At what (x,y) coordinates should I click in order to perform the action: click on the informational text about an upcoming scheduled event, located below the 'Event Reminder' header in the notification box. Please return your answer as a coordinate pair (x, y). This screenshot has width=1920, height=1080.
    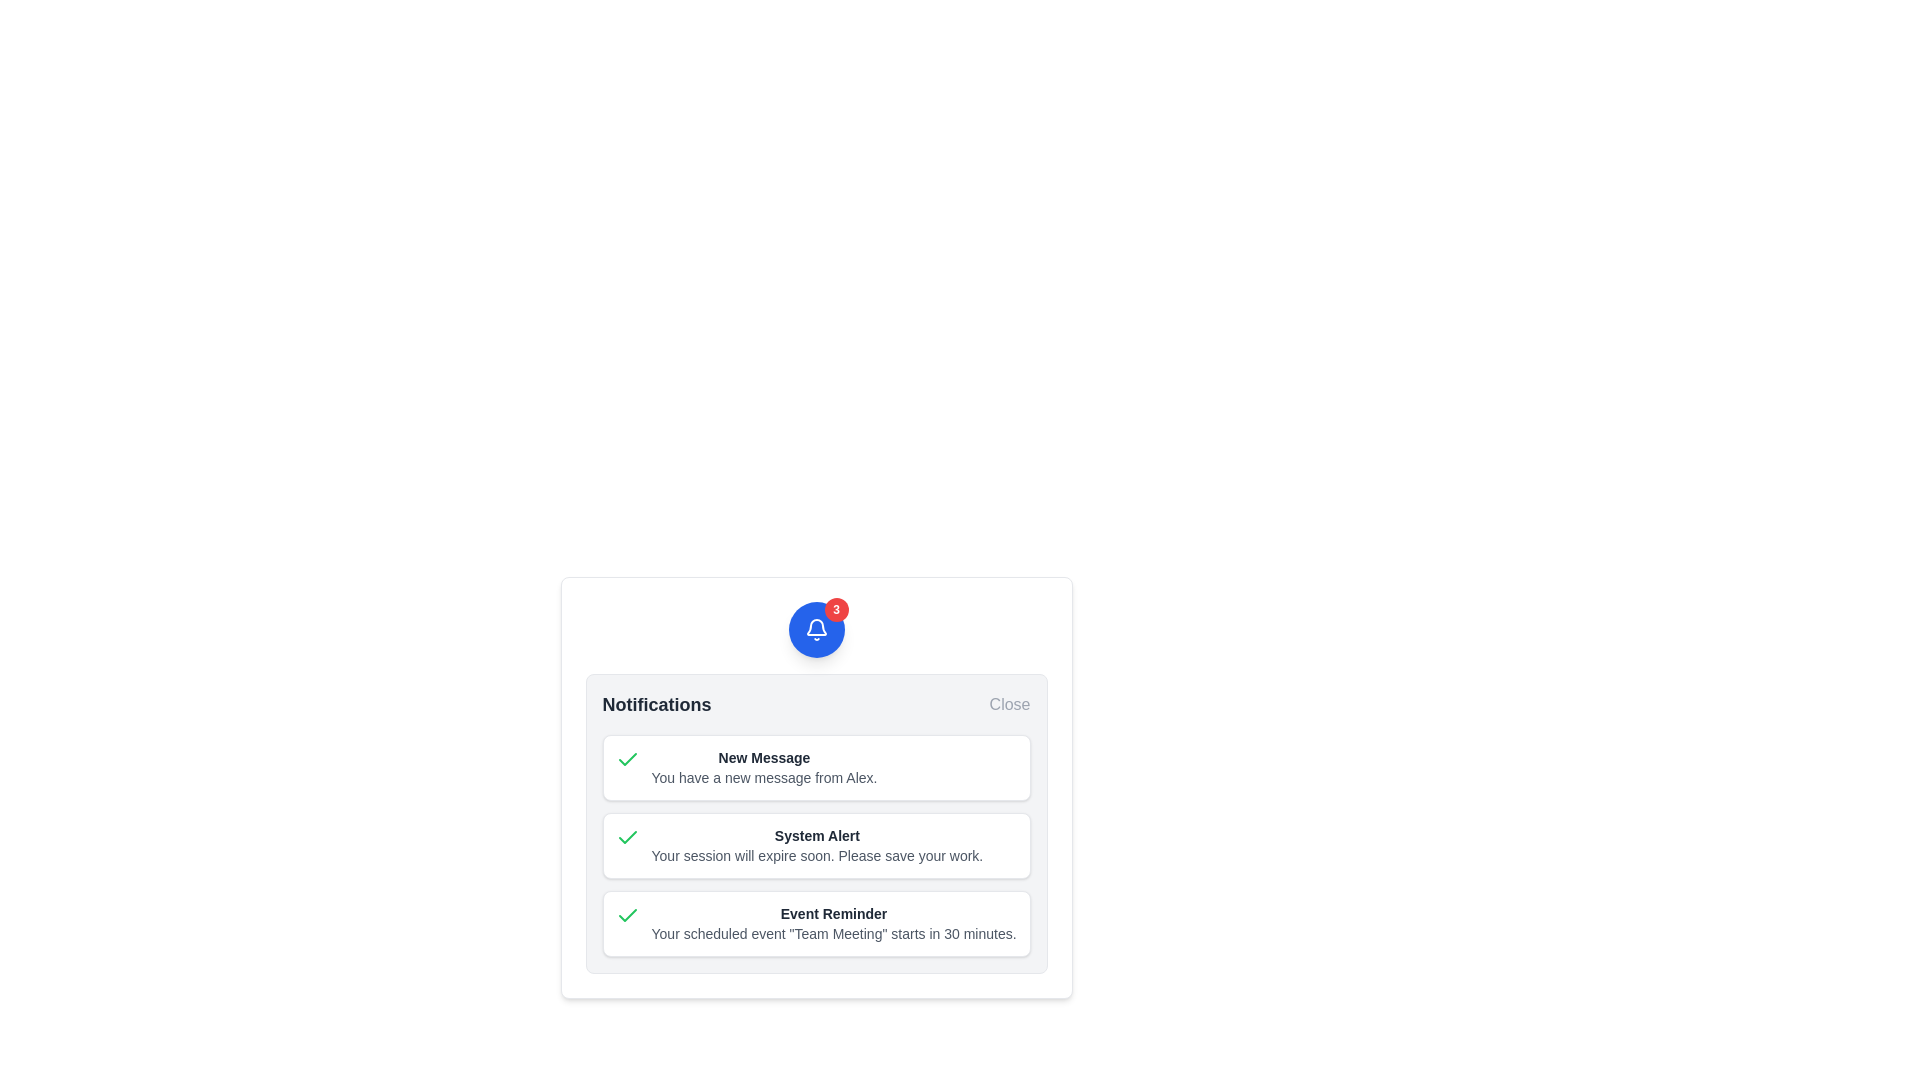
    Looking at the image, I should click on (834, 933).